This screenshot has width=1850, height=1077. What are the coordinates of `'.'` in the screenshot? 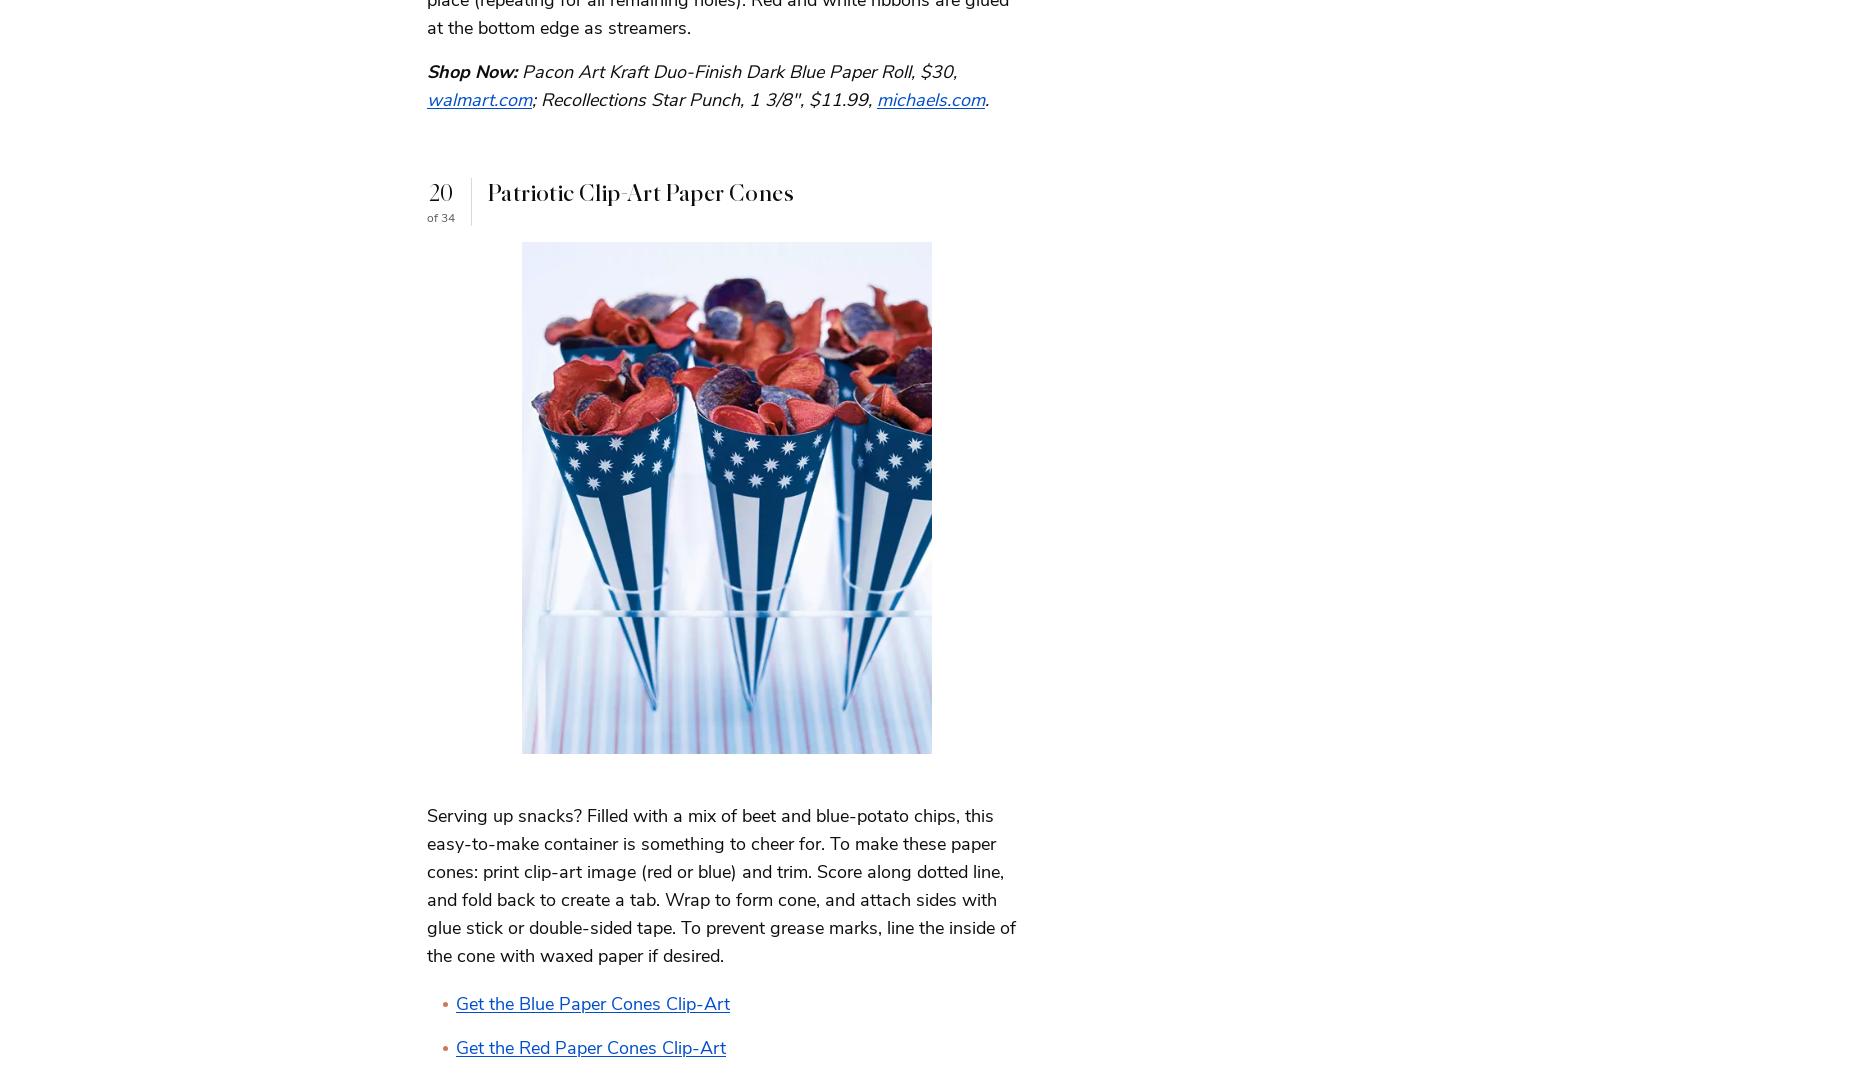 It's located at (985, 97).